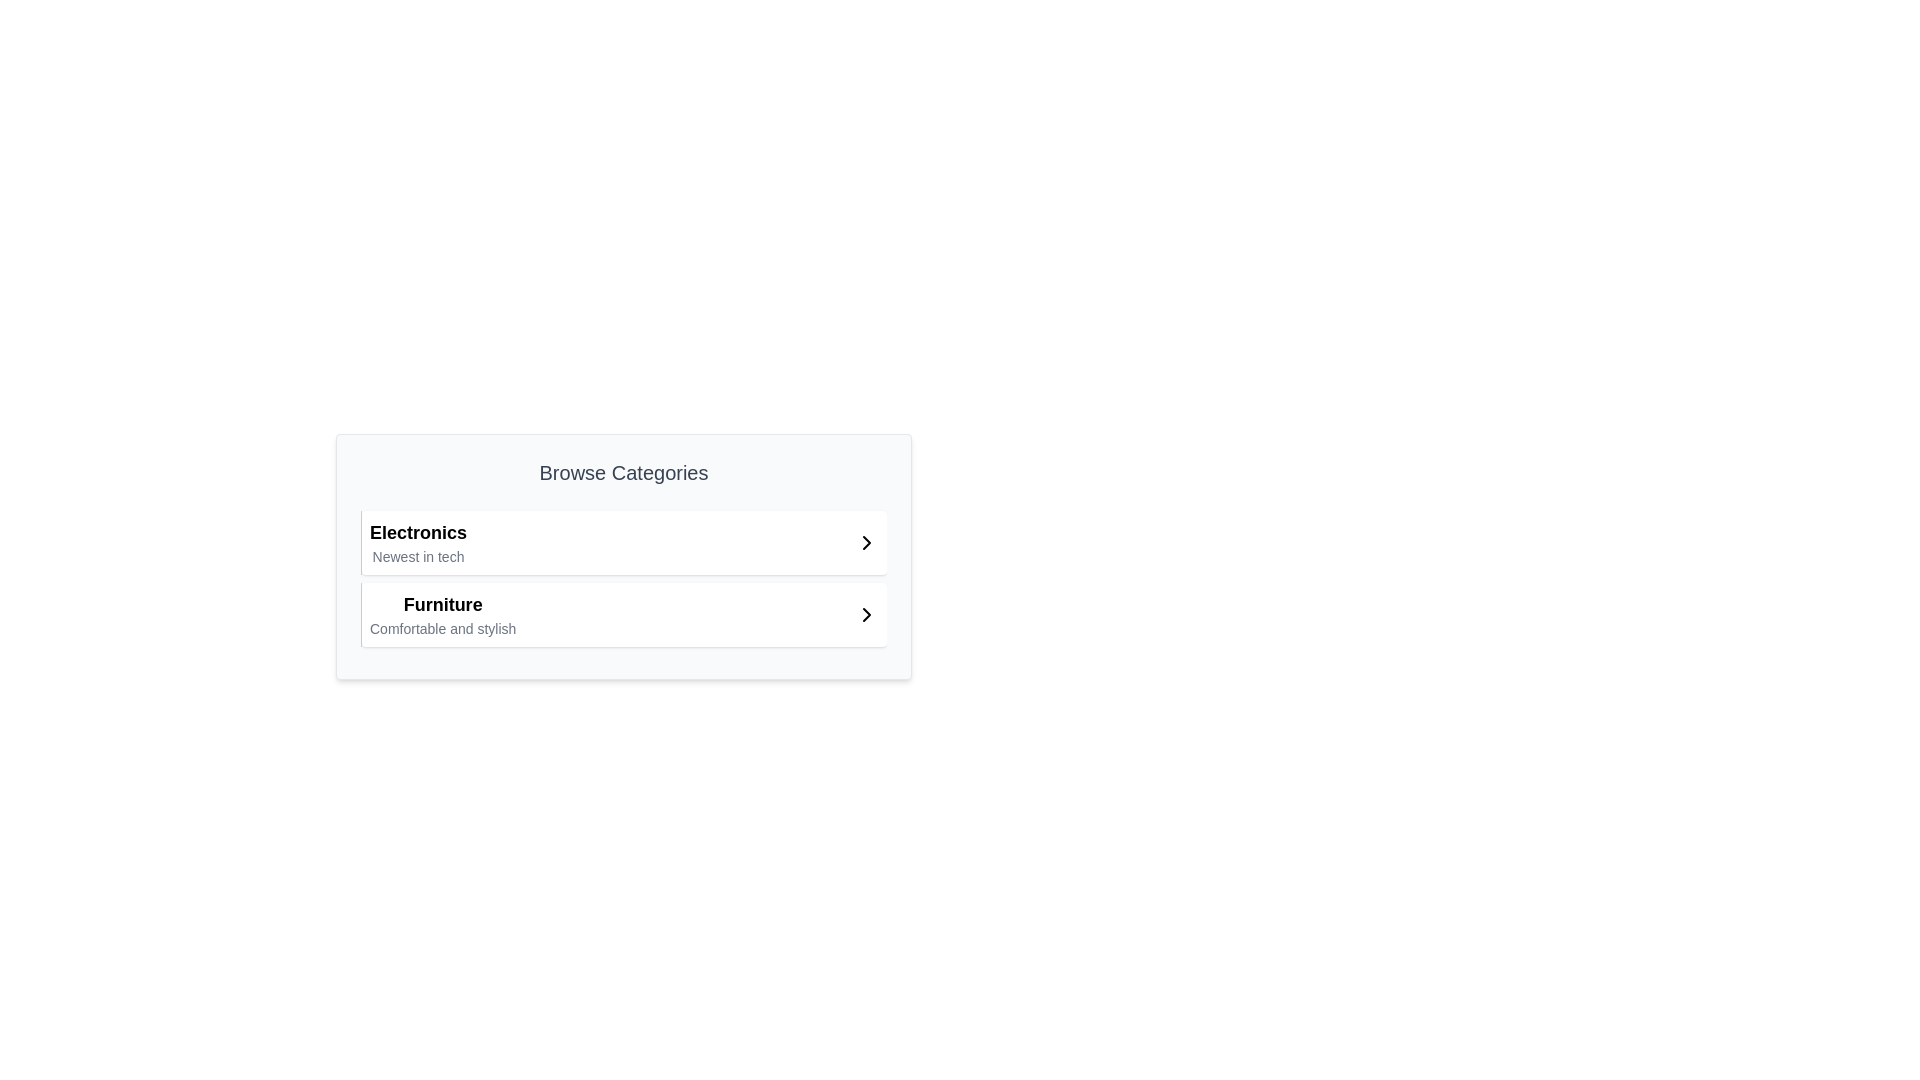 The image size is (1920, 1080). I want to click on the text label reading 'Electronics', styled with a bold font and larger text size, located at the top-left of the 'Browse Categories' section, so click(417, 531).